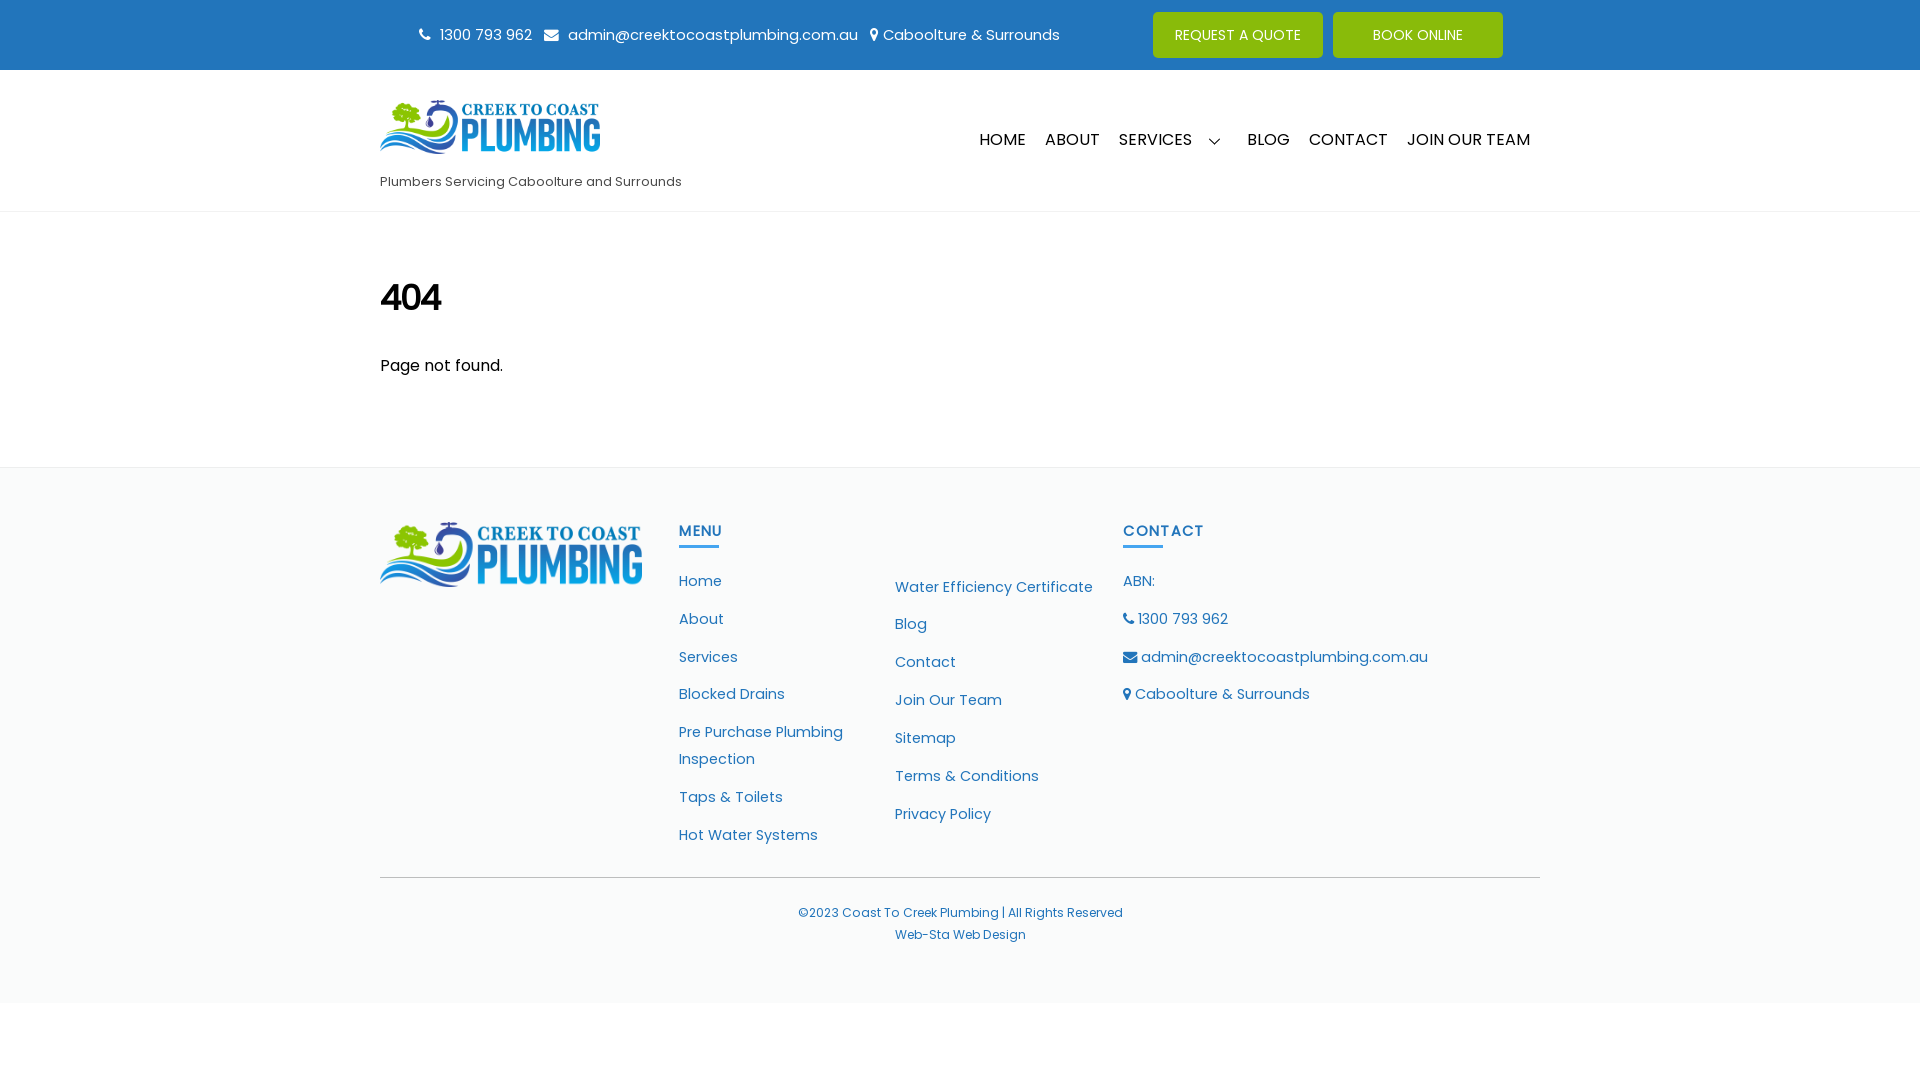  What do you see at coordinates (474, 34) in the screenshot?
I see `'1300 793 962'` at bounding box center [474, 34].